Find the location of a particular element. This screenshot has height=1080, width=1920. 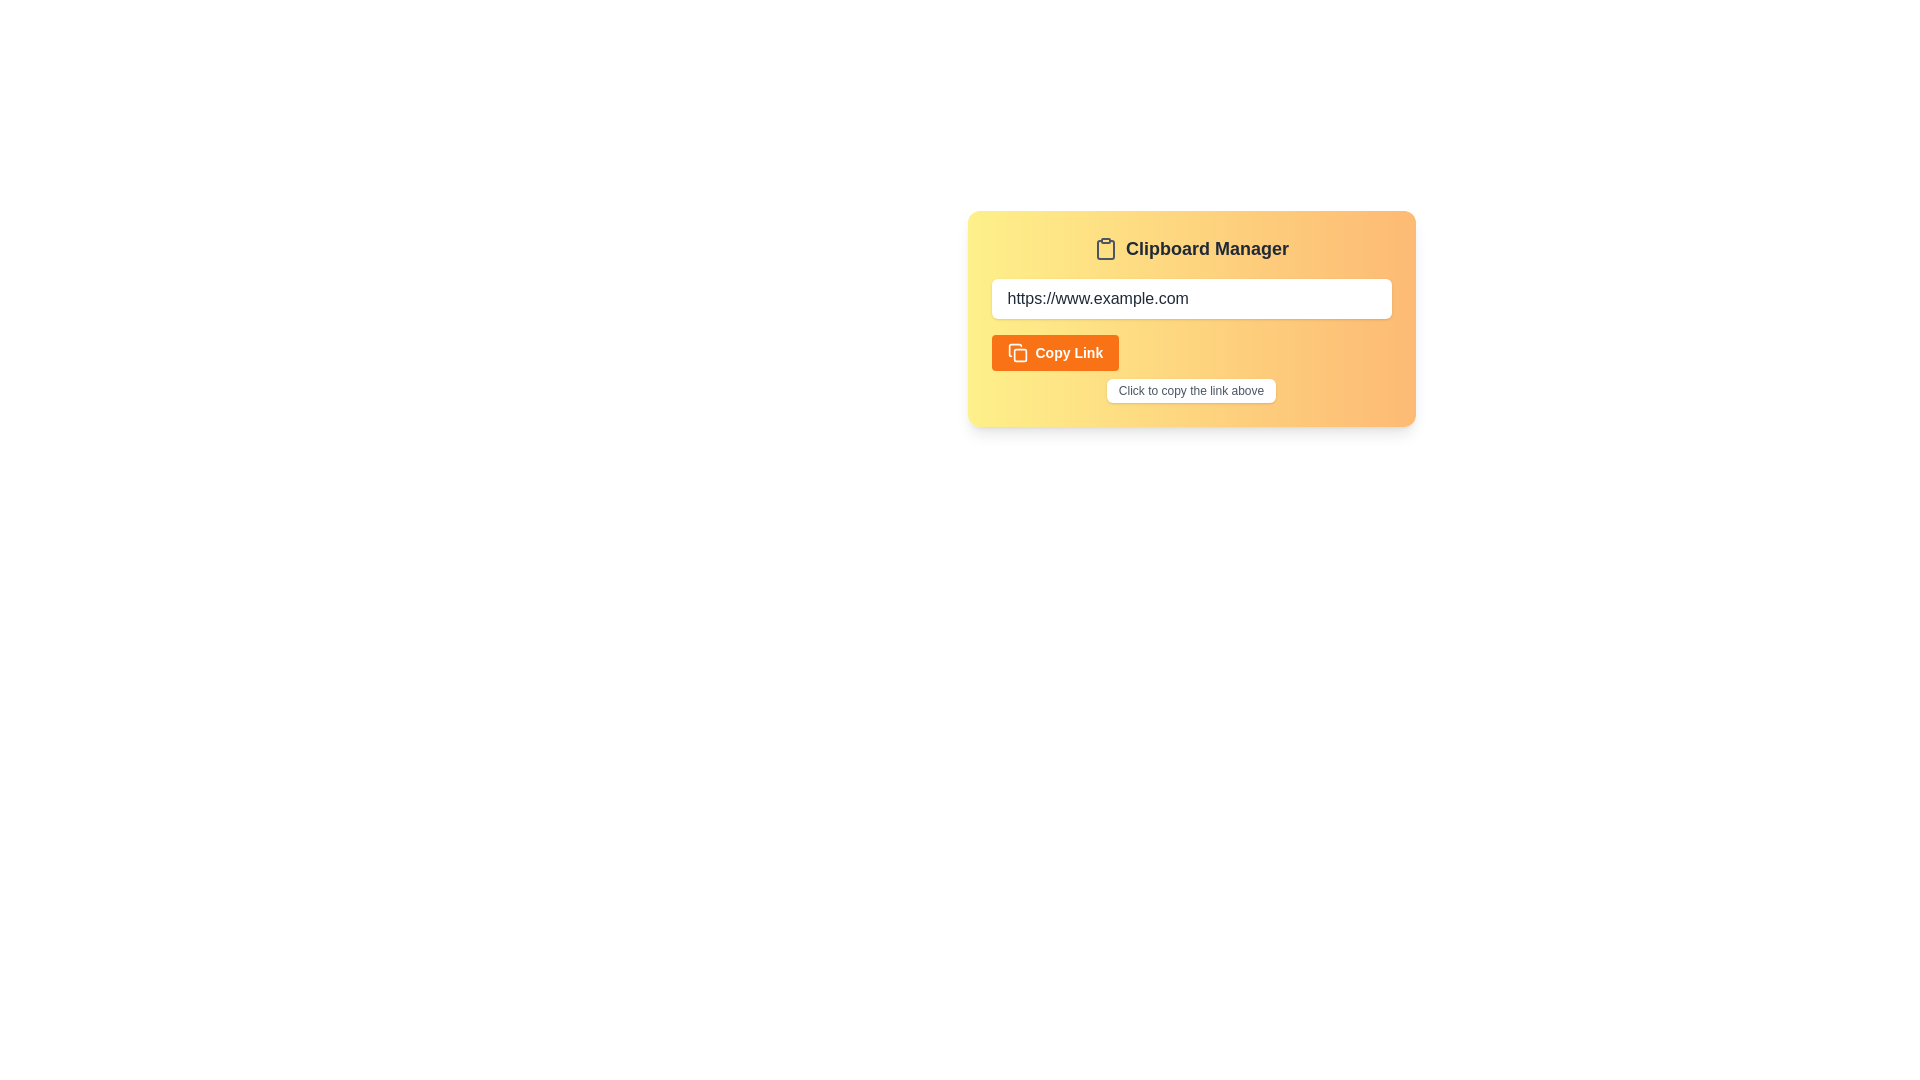

the 'Clipboard Manager' text label with icon, which is centrally located at the top of the card with a gradient background is located at coordinates (1191, 248).